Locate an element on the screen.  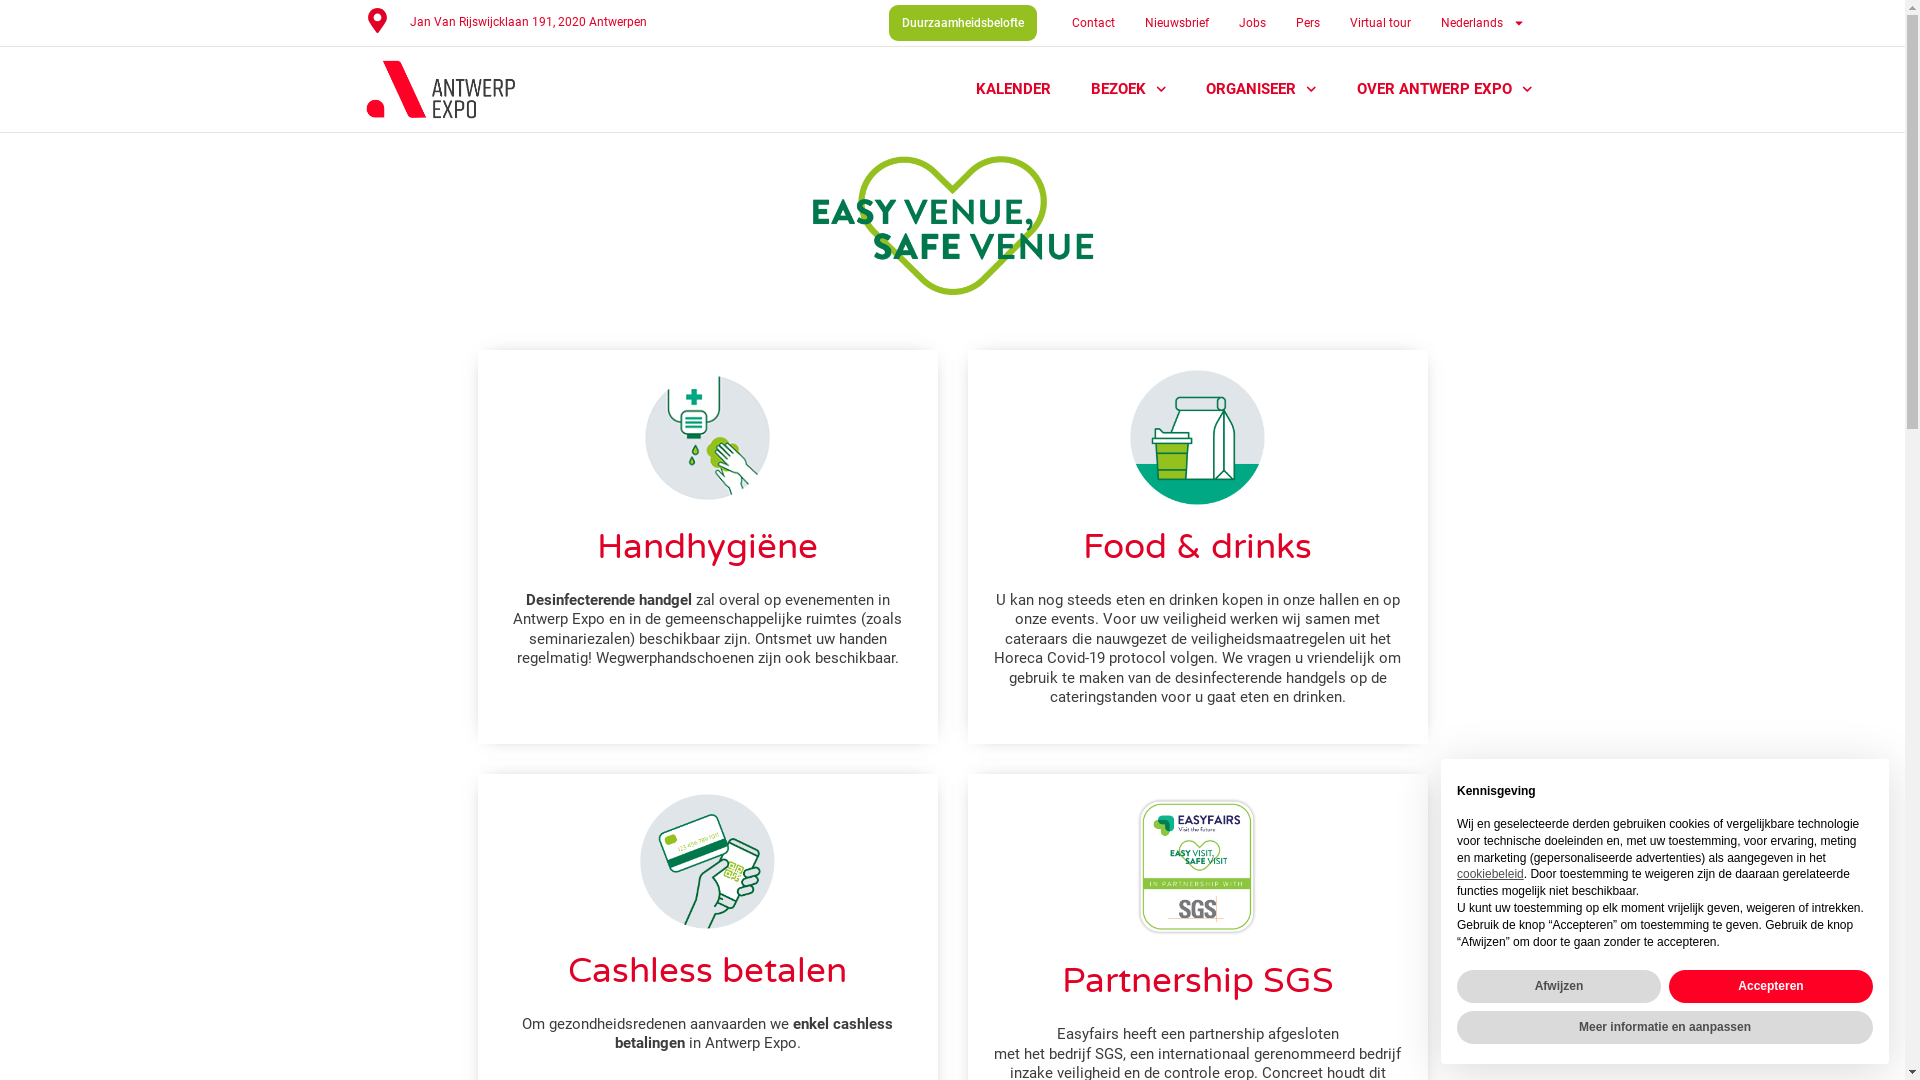
'Pers' is located at coordinates (1308, 23).